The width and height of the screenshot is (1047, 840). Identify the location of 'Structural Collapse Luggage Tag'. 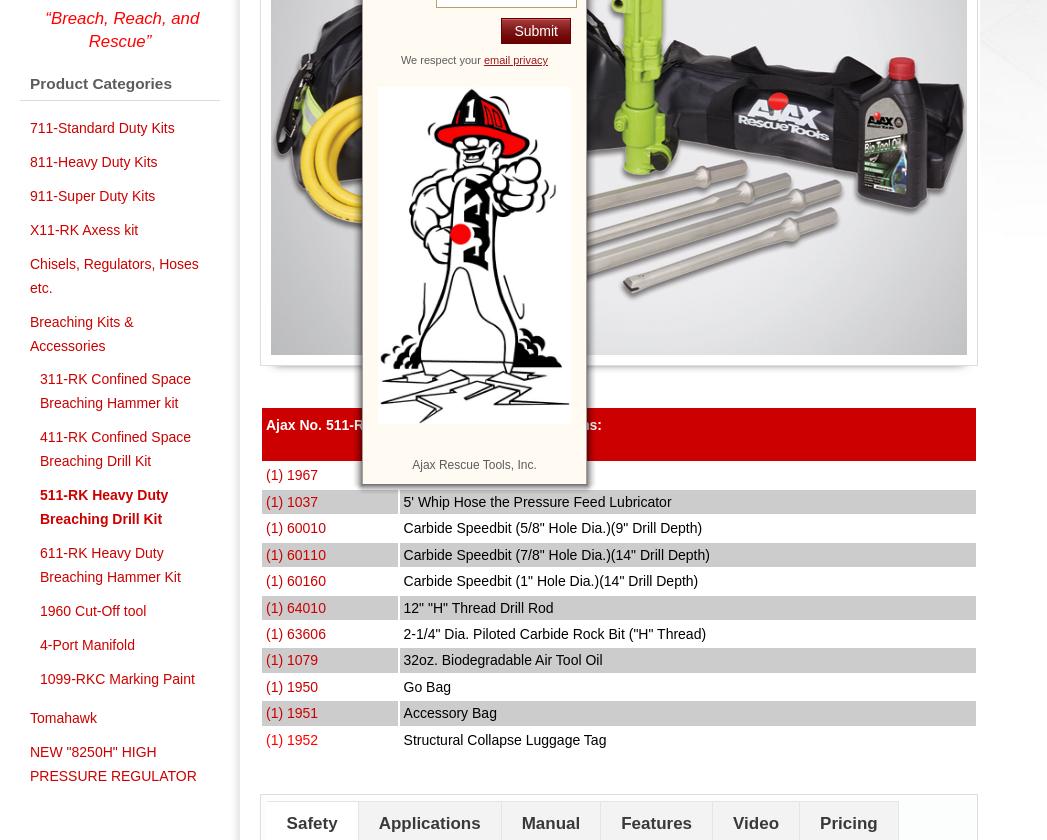
(503, 739).